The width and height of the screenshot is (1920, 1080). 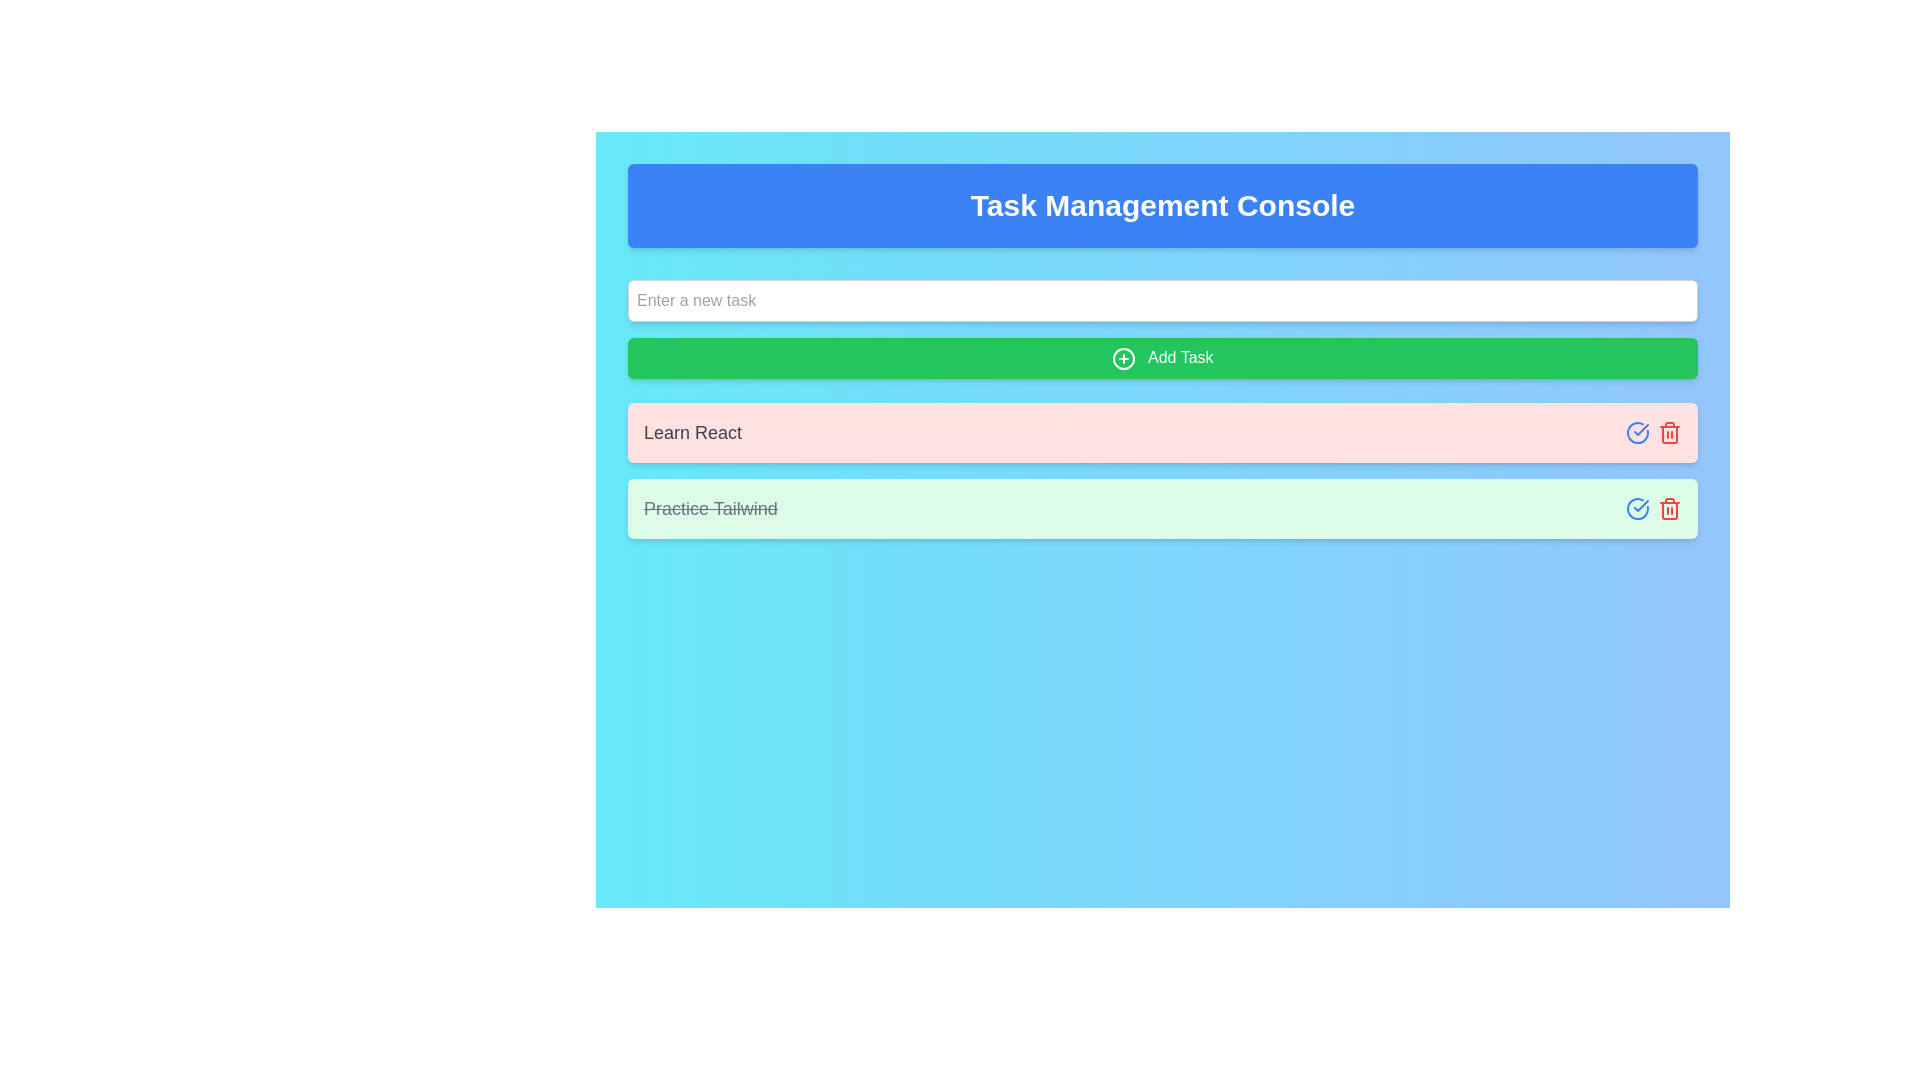 I want to click on the blue circular checkmark icon located in the rightmost area of the second row within the interactive table of tasks, so click(x=1637, y=431).